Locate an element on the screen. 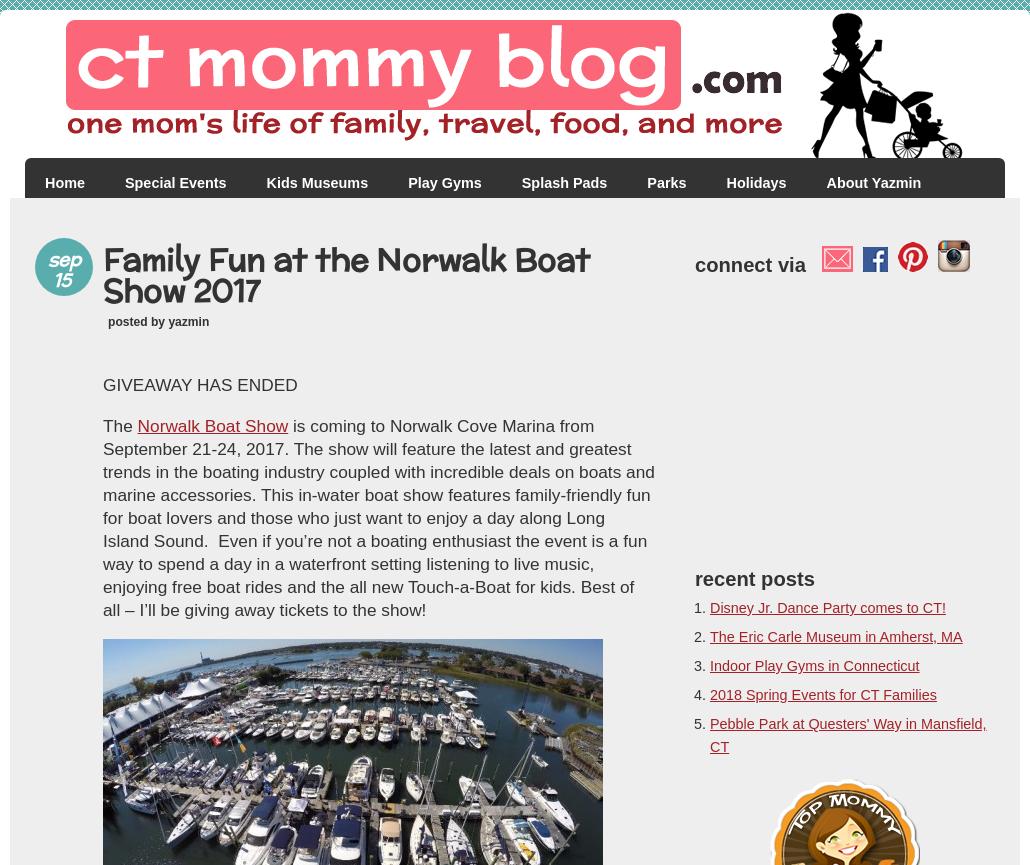 The height and width of the screenshot is (865, 1030). '2018 Spring Events for CT Families' is located at coordinates (821, 695).